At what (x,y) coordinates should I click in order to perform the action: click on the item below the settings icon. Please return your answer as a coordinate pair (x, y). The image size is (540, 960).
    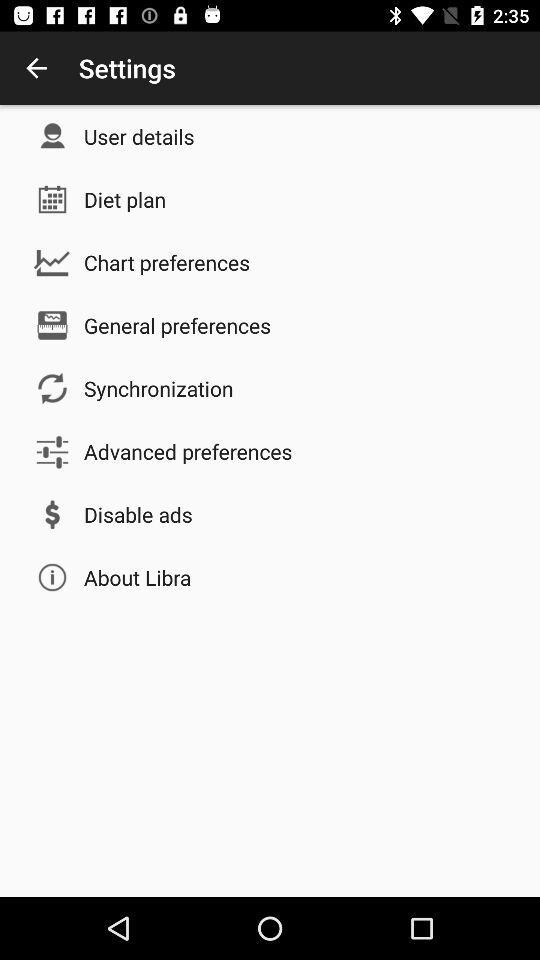
    Looking at the image, I should click on (138, 135).